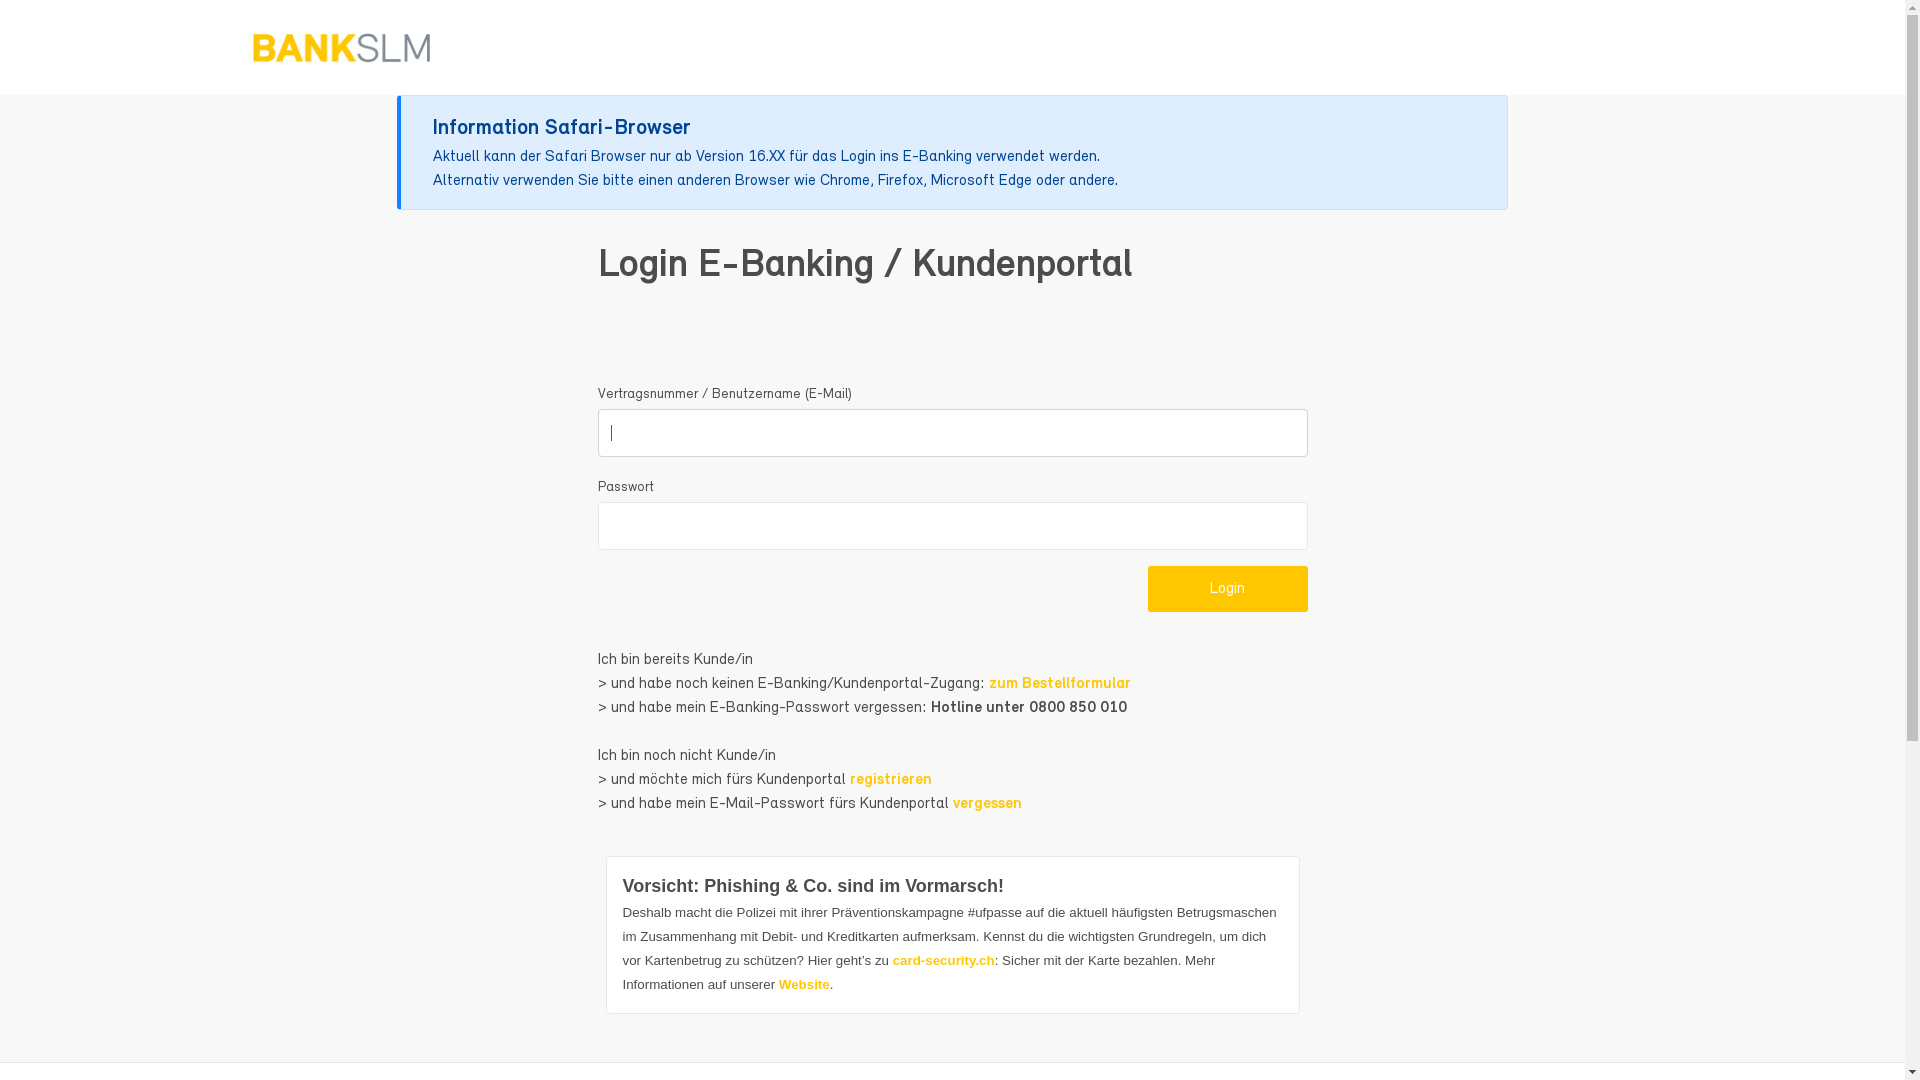  Describe the element at coordinates (890, 778) in the screenshot. I see `'registrieren'` at that location.